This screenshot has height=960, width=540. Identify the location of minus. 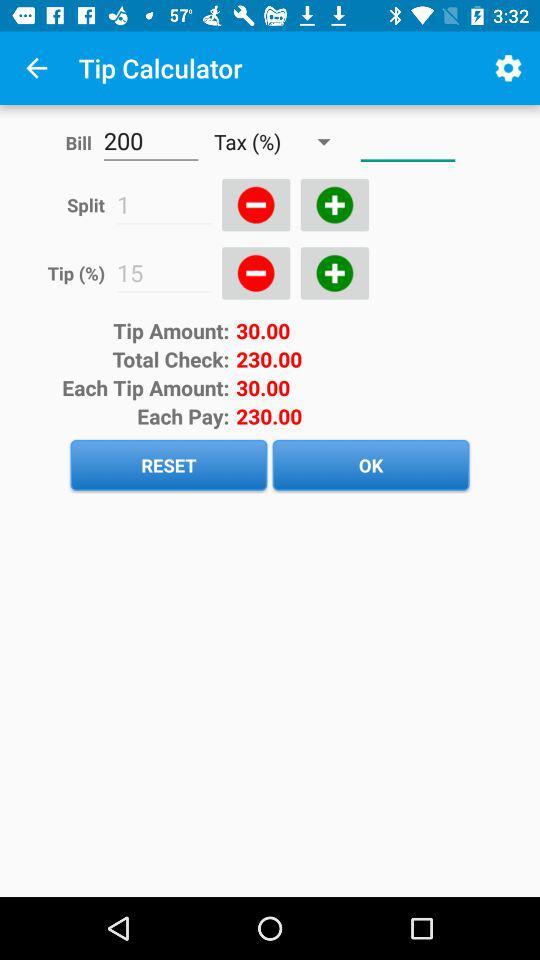
(256, 205).